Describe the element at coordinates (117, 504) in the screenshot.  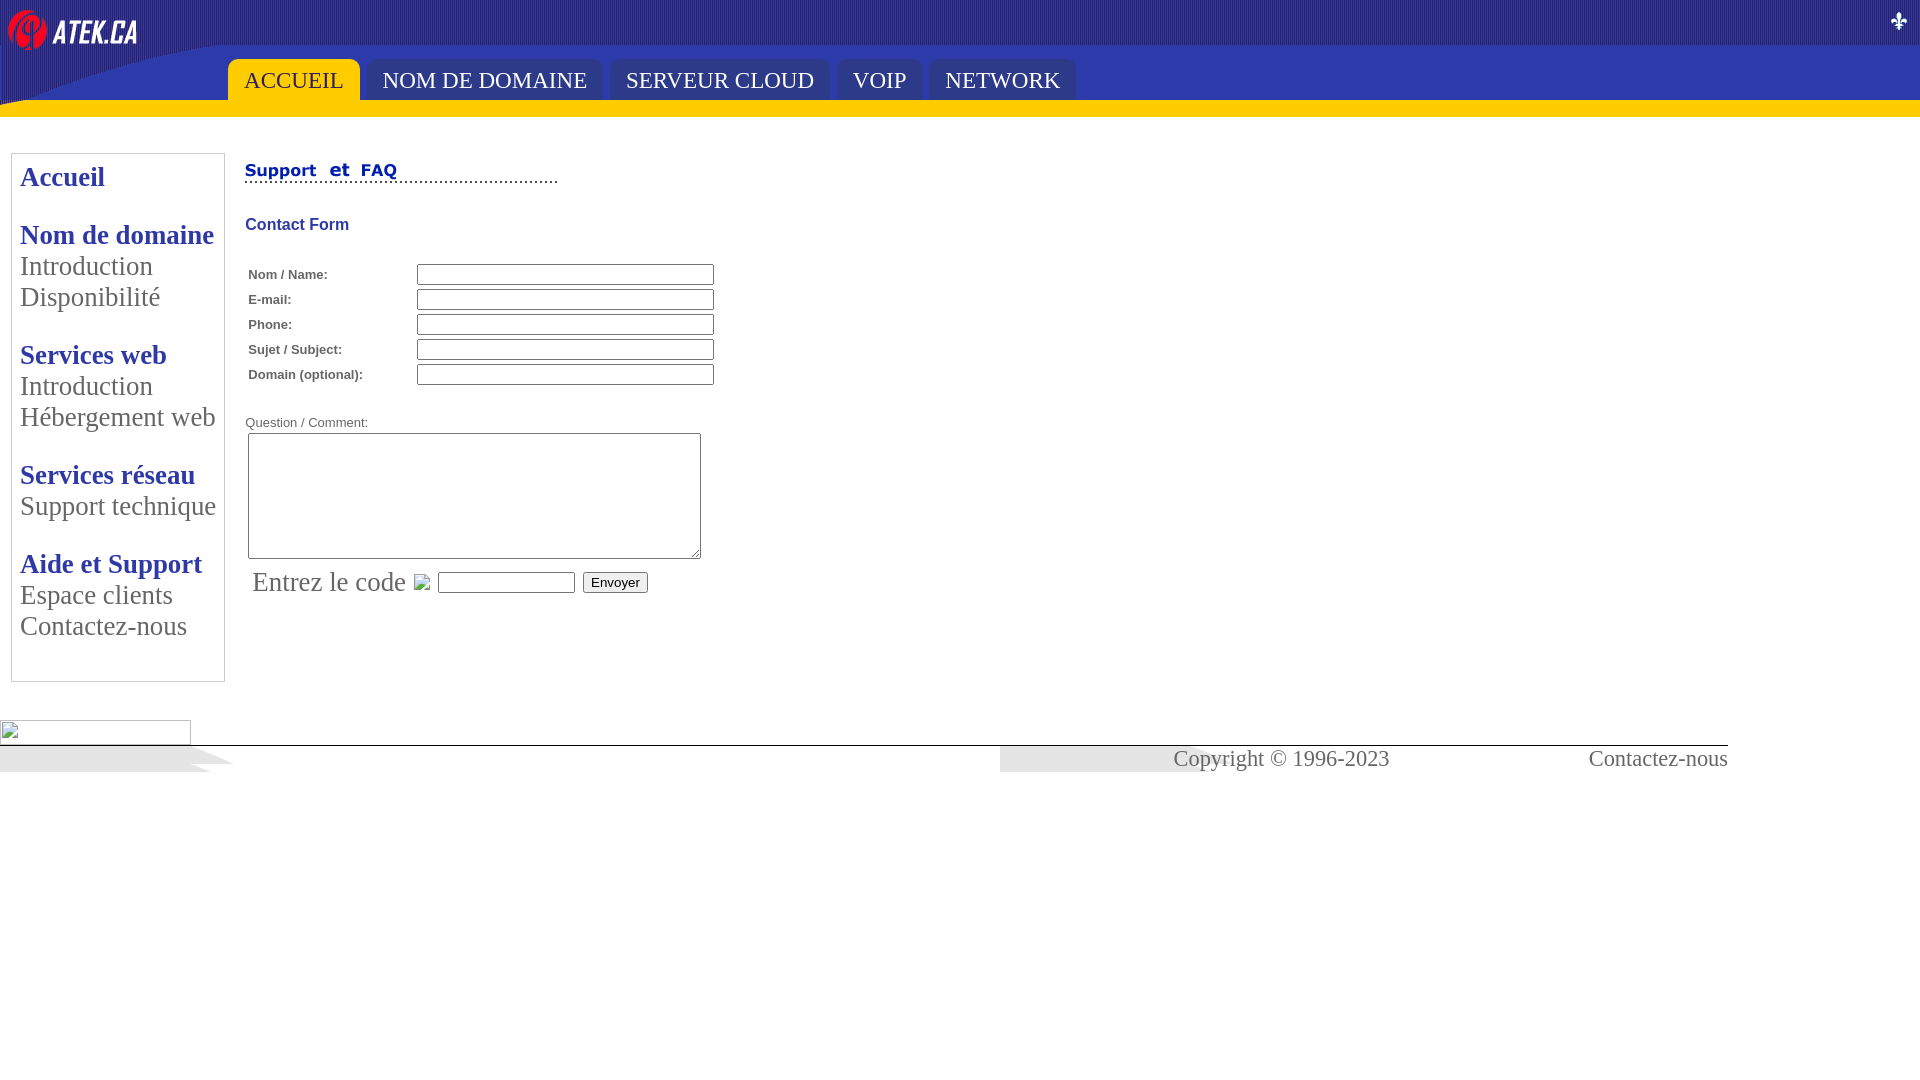
I see `'Support technique'` at that location.